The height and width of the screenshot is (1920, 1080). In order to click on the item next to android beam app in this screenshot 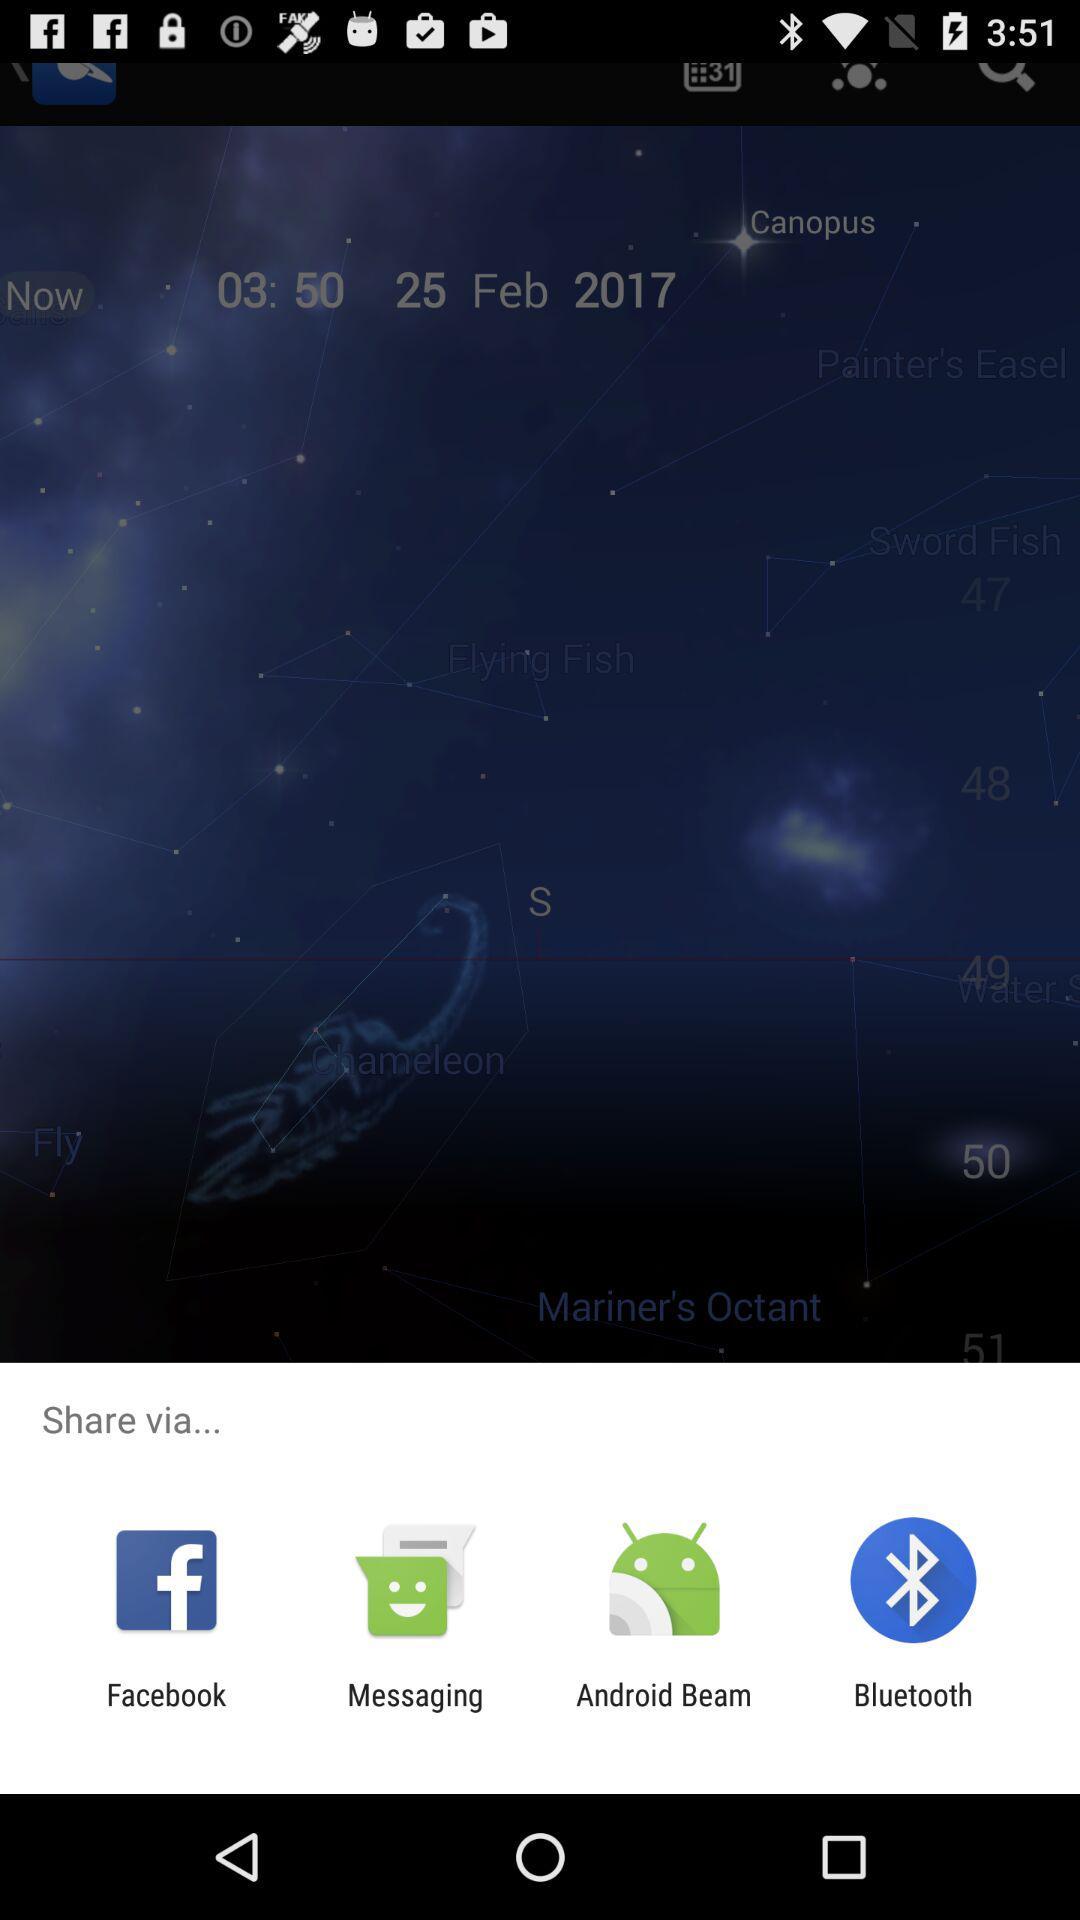, I will do `click(414, 1711)`.